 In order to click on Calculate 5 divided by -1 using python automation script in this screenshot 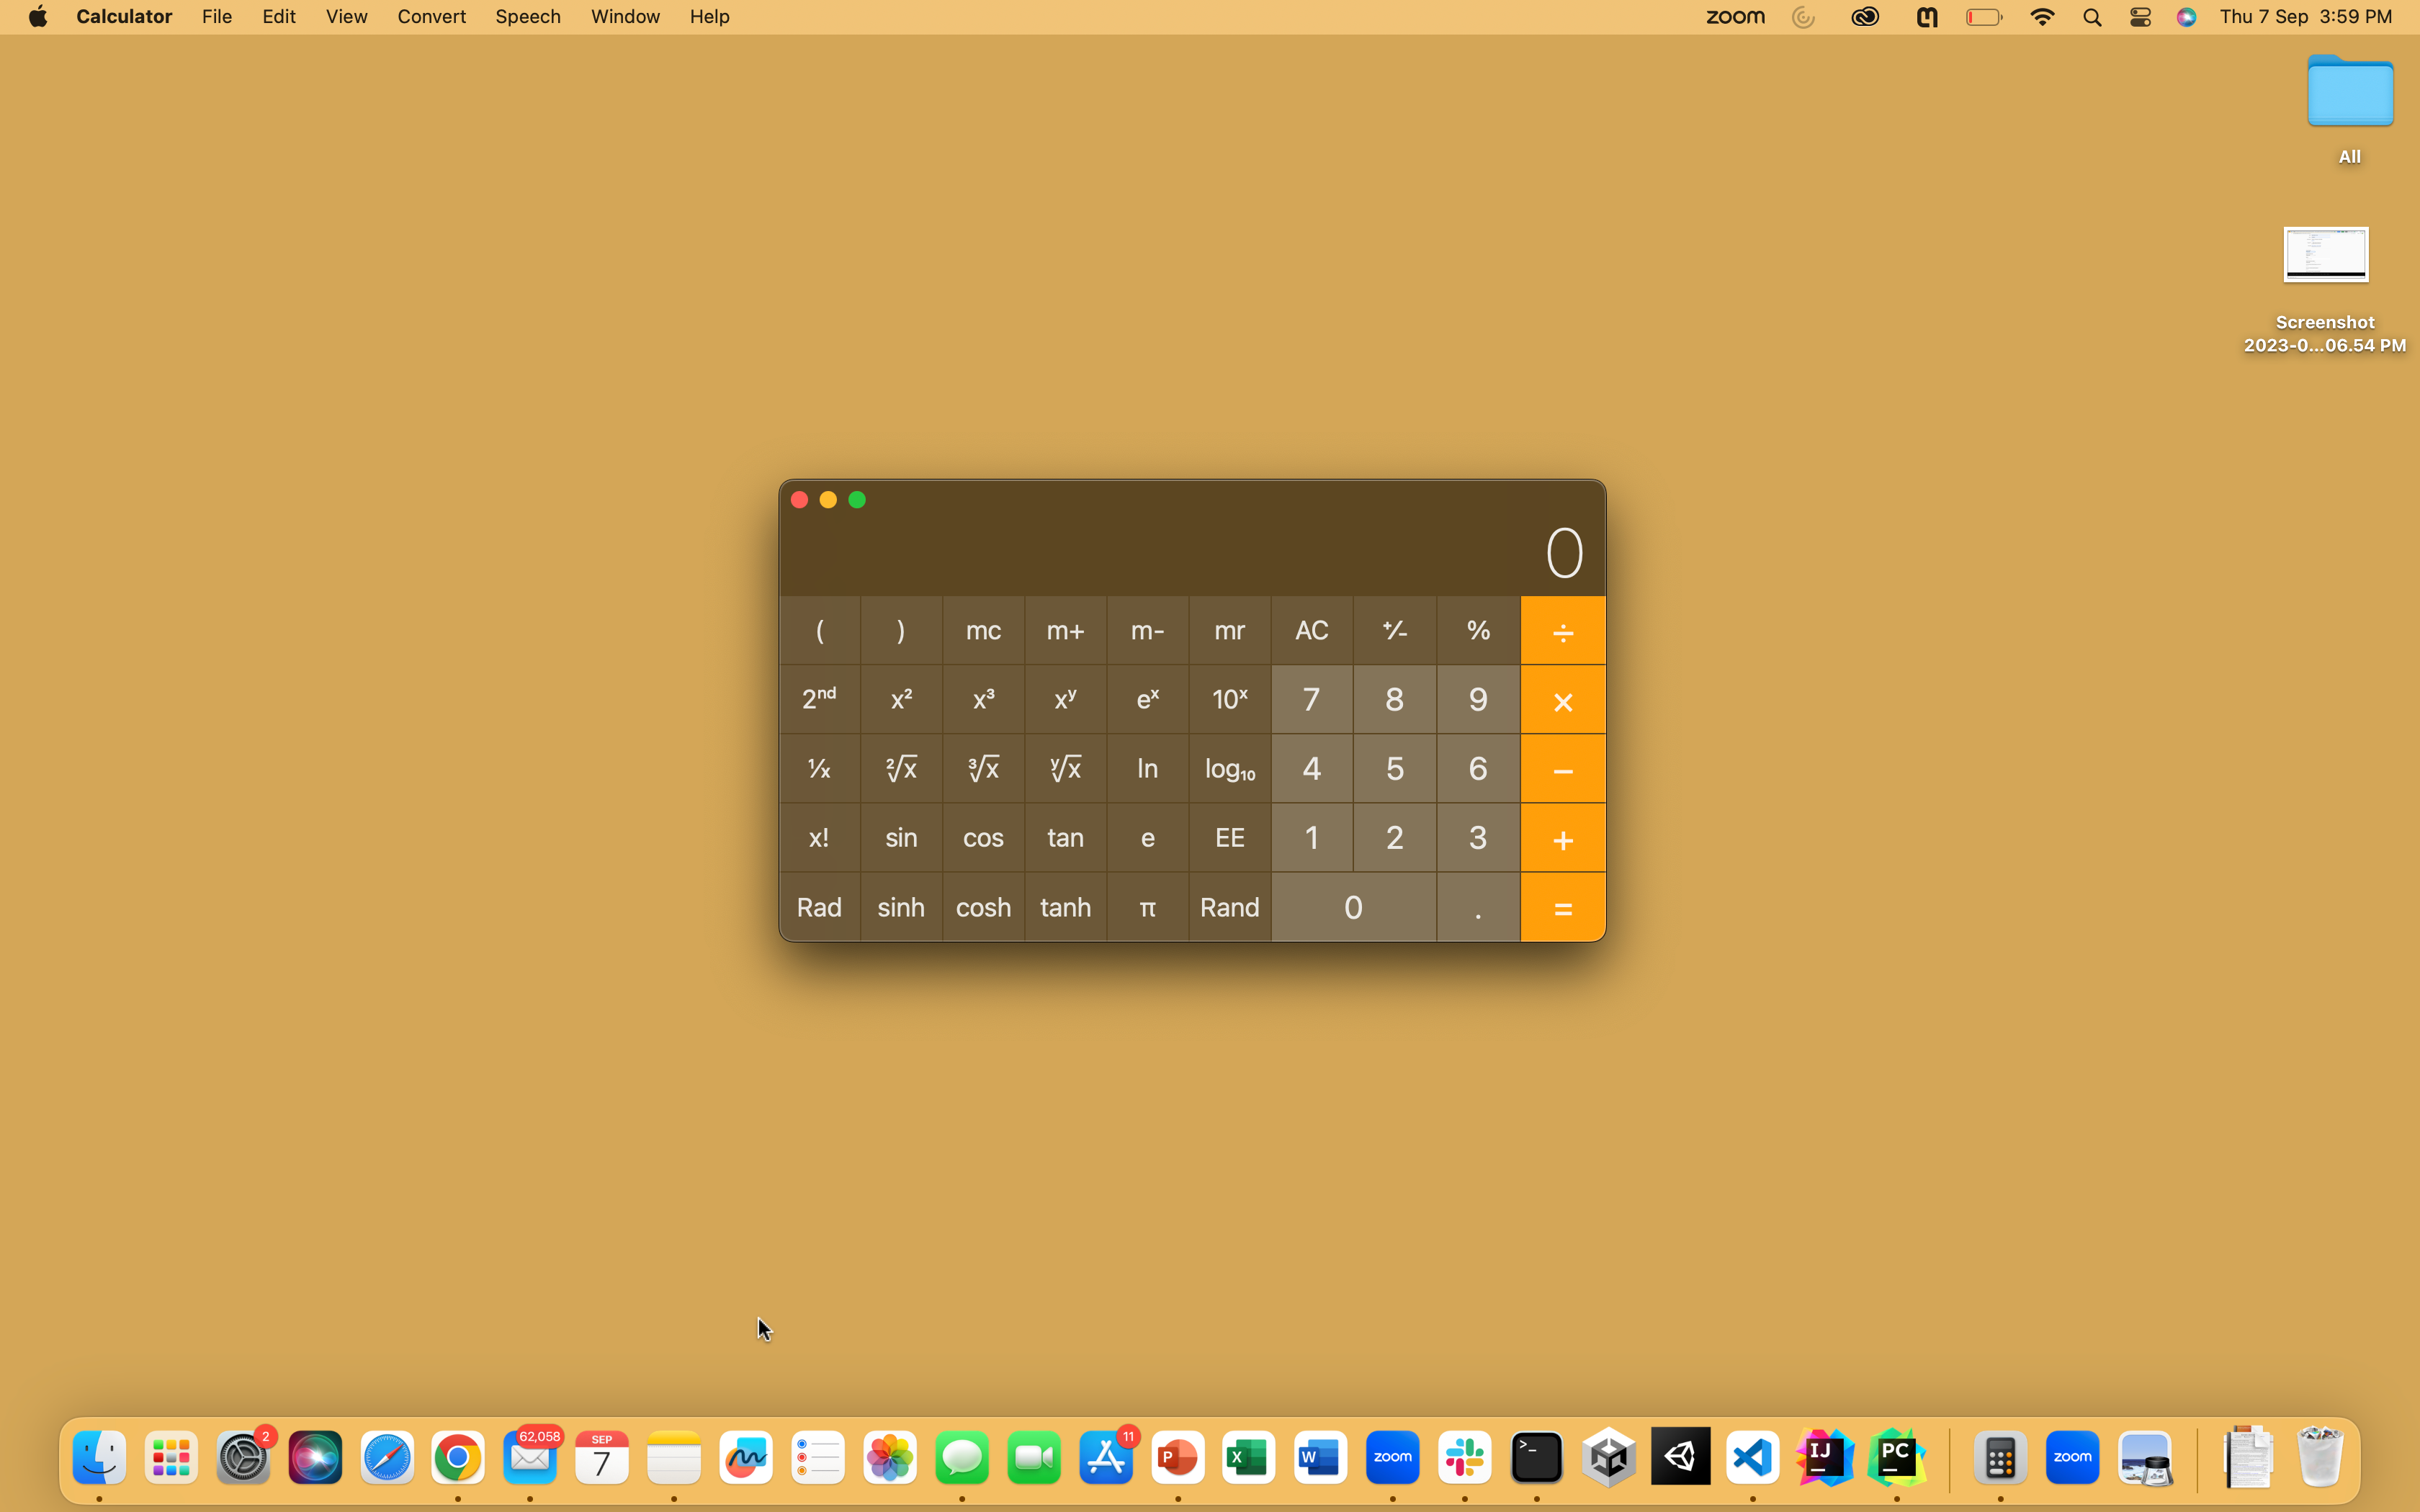, I will do `click(1395, 765)`.